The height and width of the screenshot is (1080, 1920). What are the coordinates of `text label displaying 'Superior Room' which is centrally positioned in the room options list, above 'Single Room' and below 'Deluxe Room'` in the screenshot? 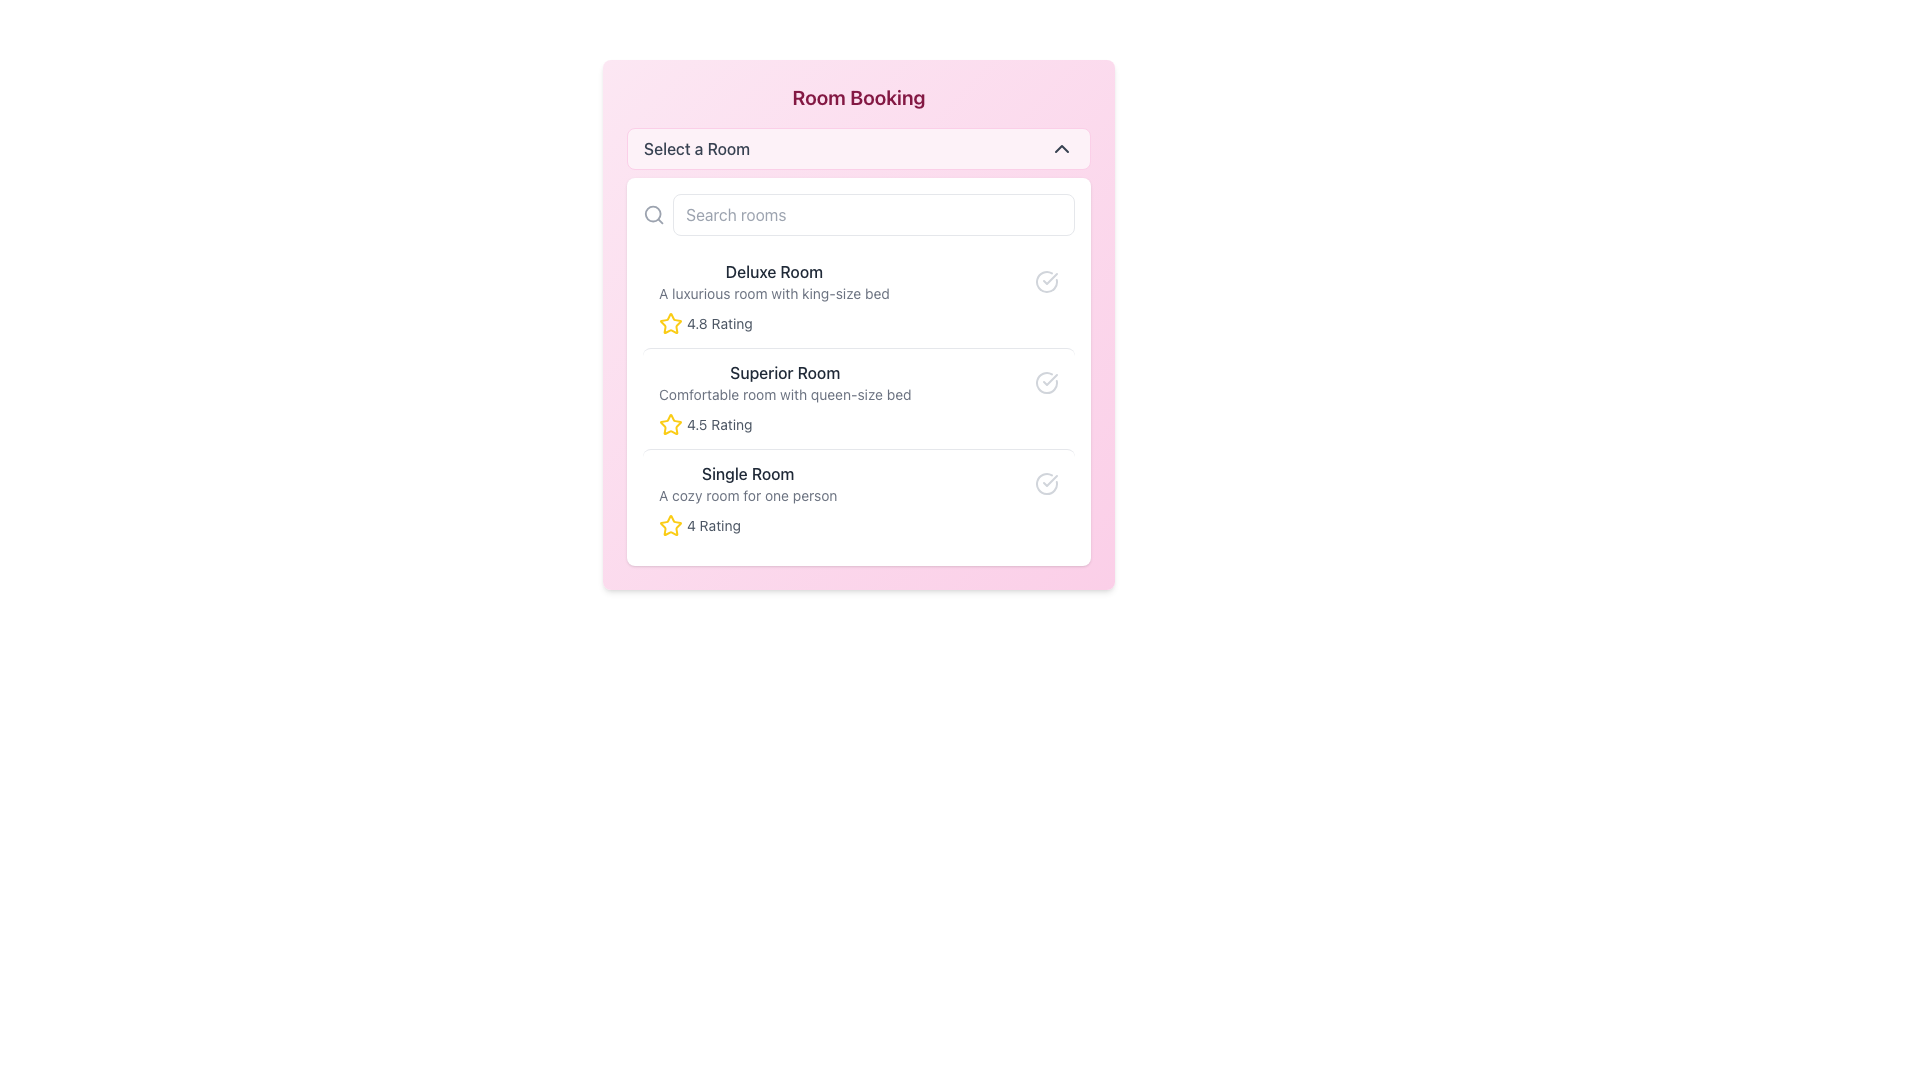 It's located at (784, 373).